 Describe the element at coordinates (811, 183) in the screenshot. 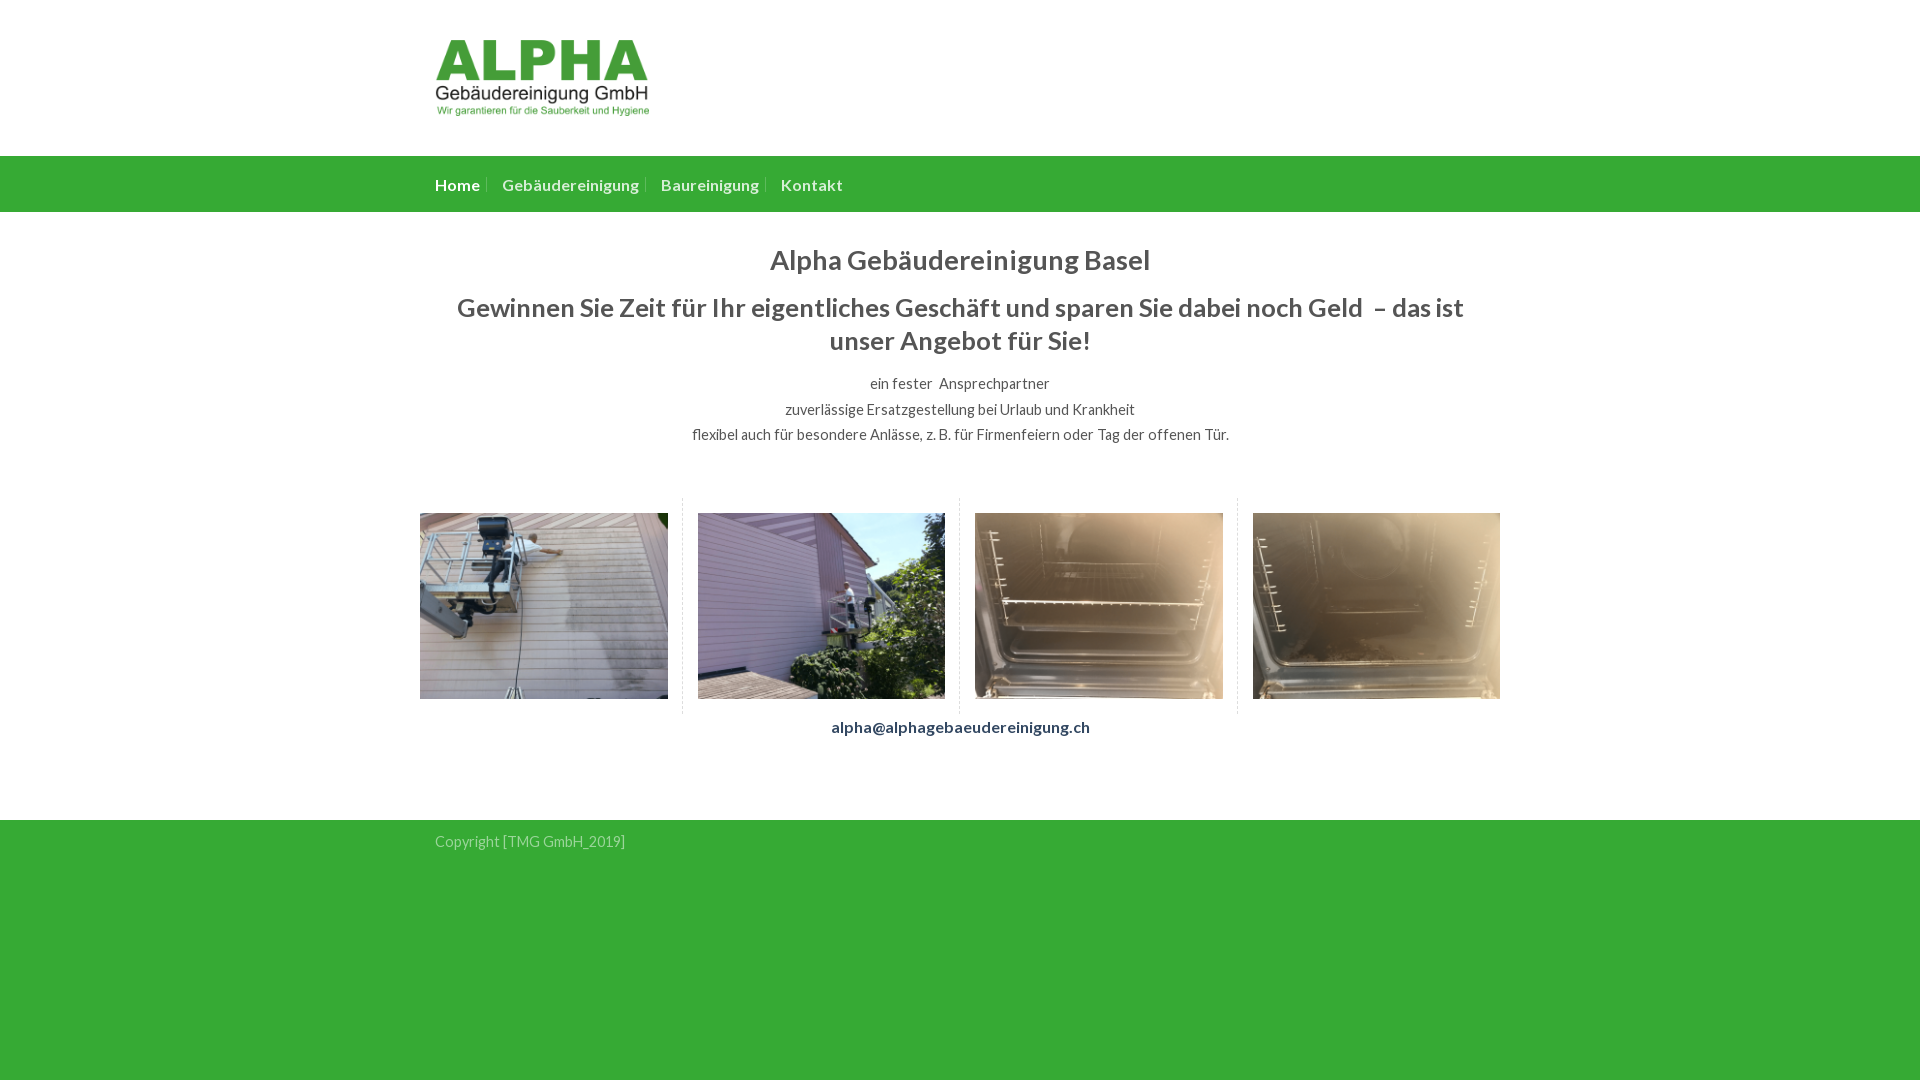

I see `'Kontakt'` at that location.